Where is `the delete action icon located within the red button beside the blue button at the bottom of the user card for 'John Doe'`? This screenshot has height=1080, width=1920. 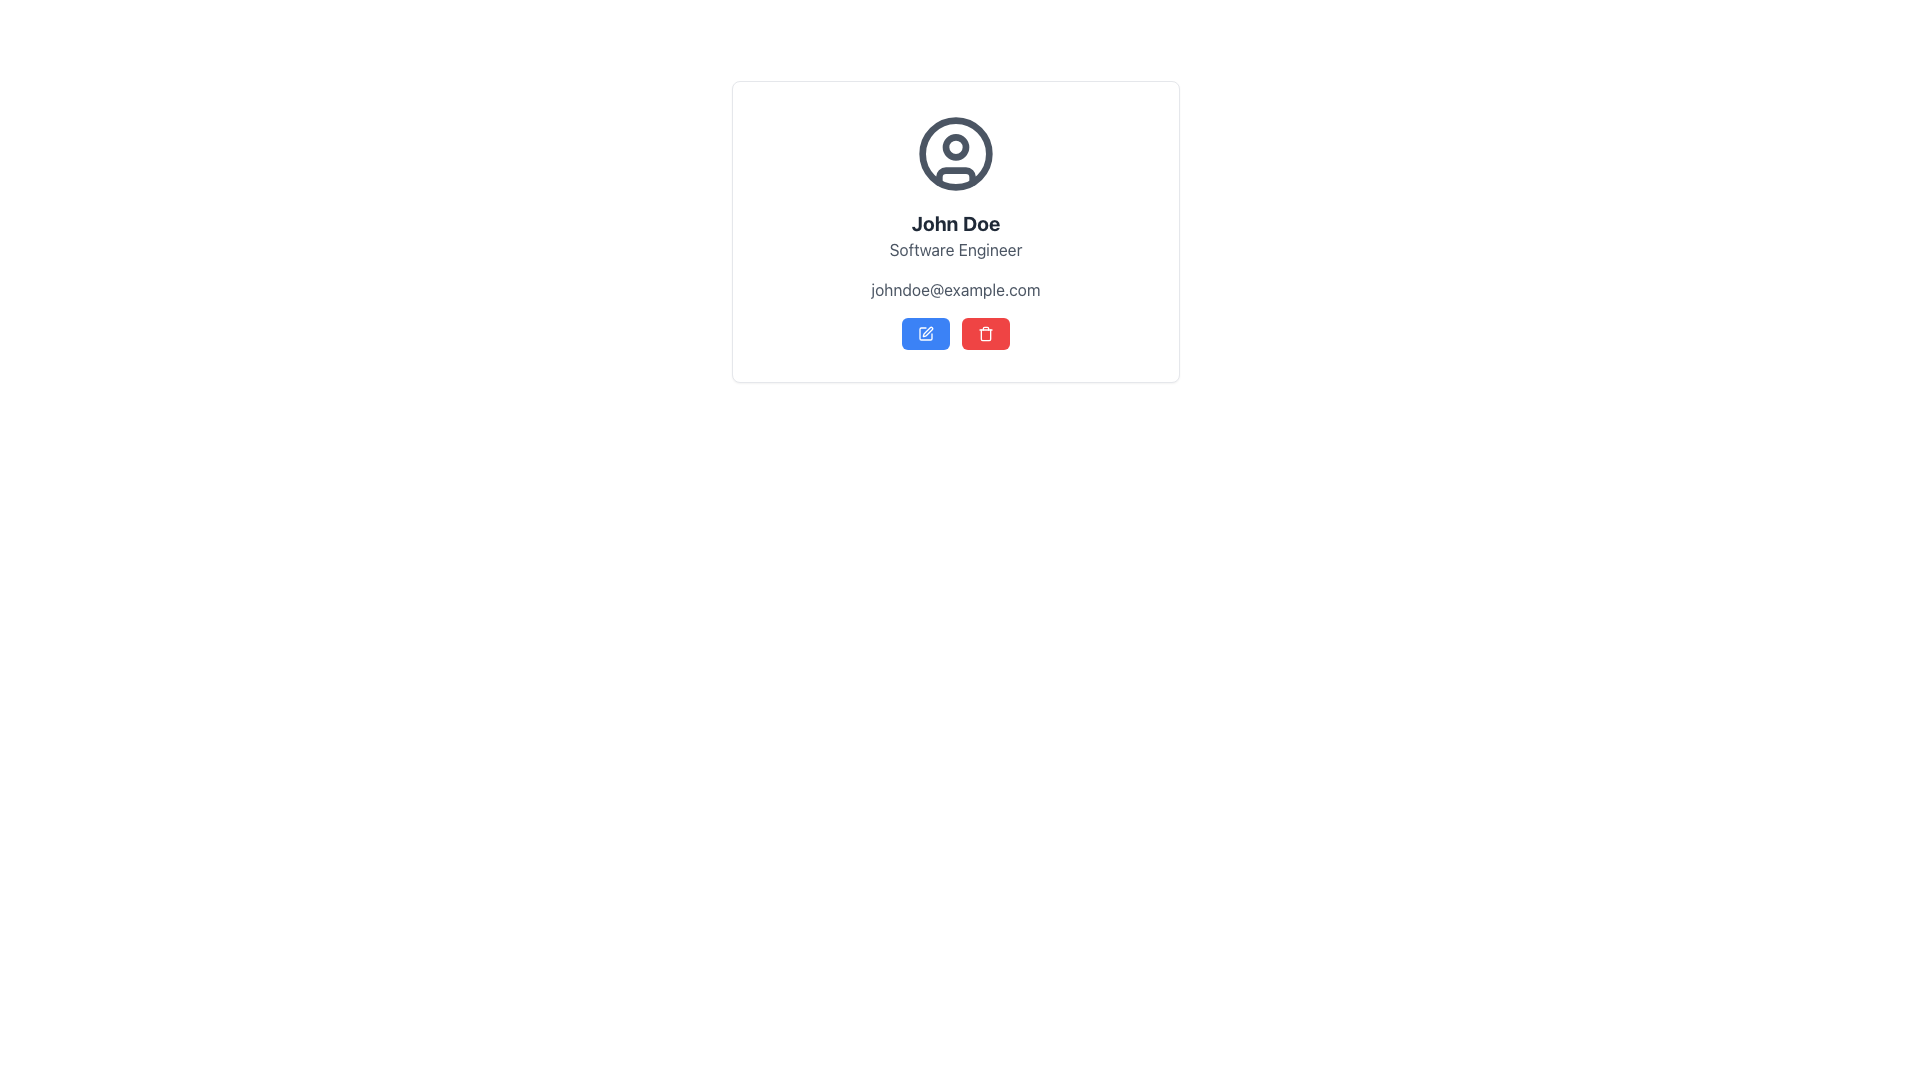
the delete action icon located within the red button beside the blue button at the bottom of the user card for 'John Doe' is located at coordinates (985, 333).